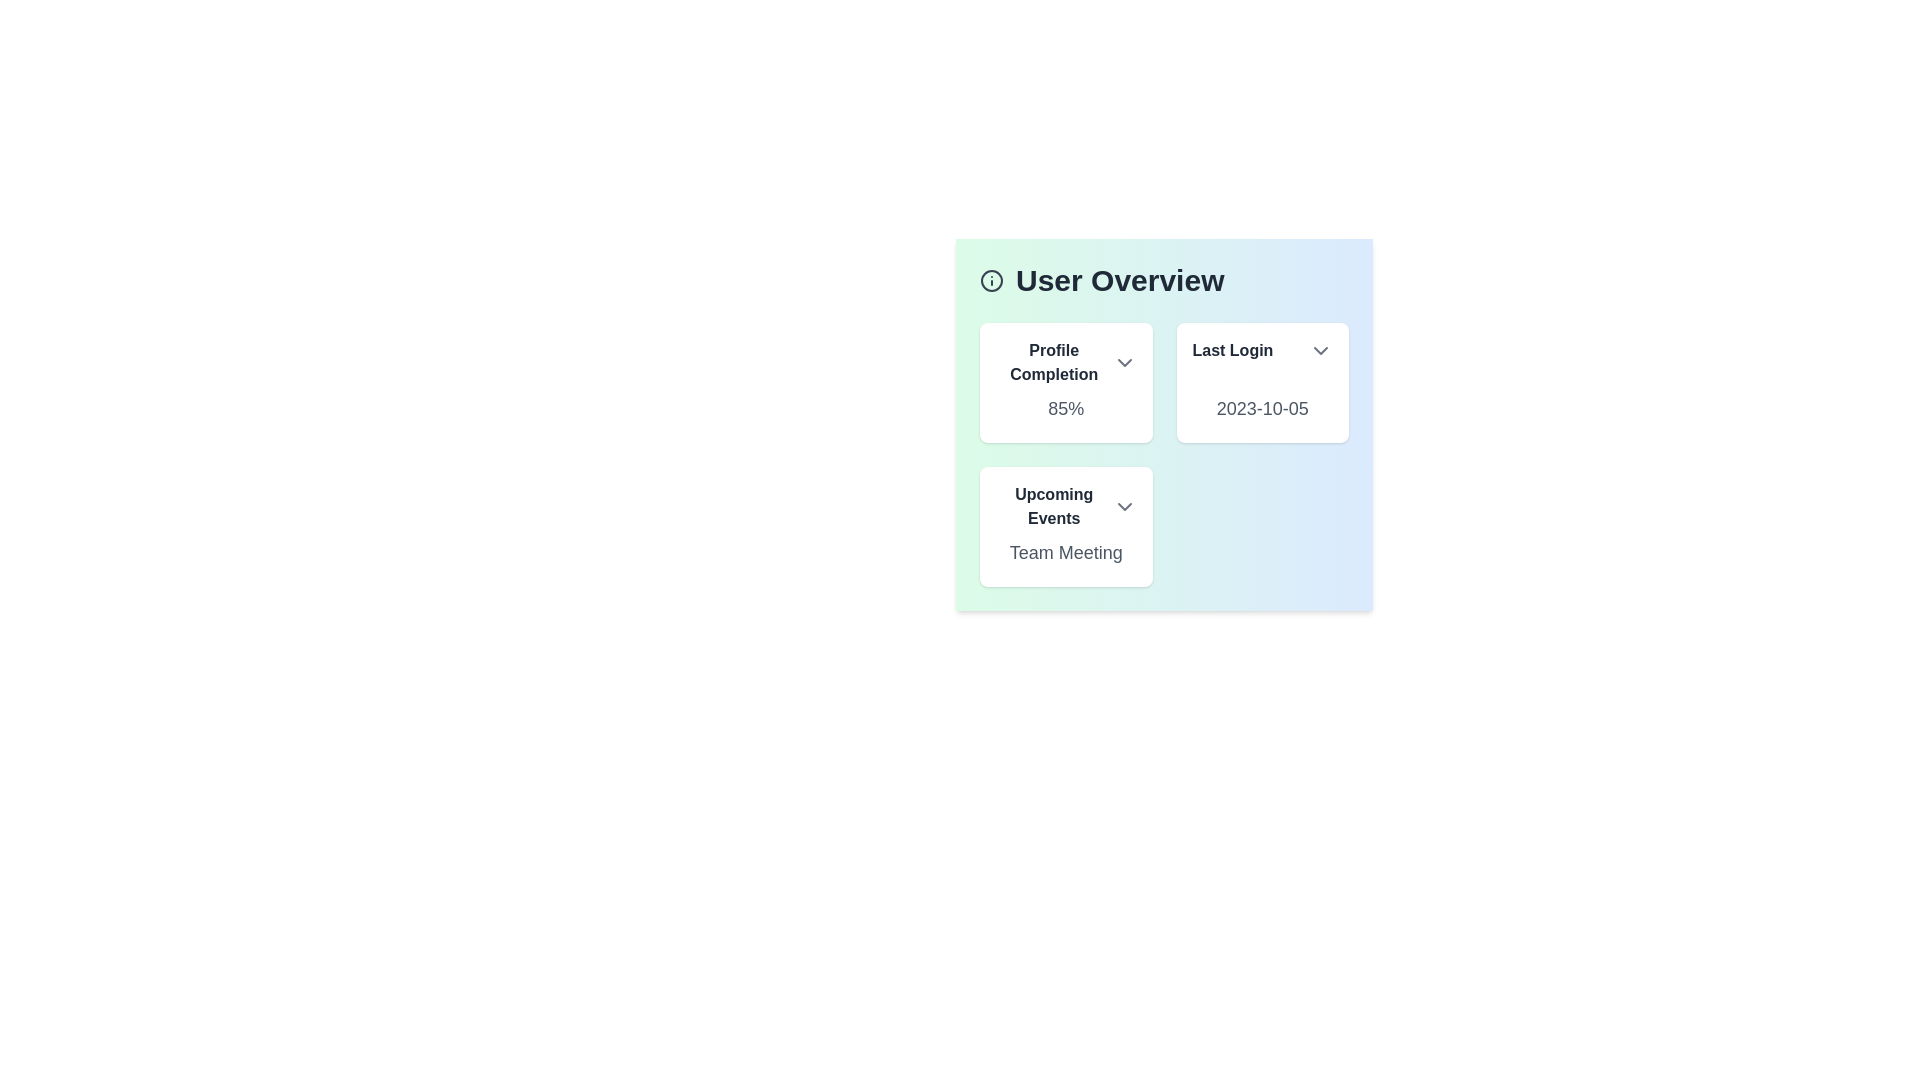  Describe the element at coordinates (1065, 526) in the screenshot. I see `the Informational card labeled 'Upcoming Events' that contains the text 'Team Meeting' and is located in the lower-left section of the grid layout` at that location.